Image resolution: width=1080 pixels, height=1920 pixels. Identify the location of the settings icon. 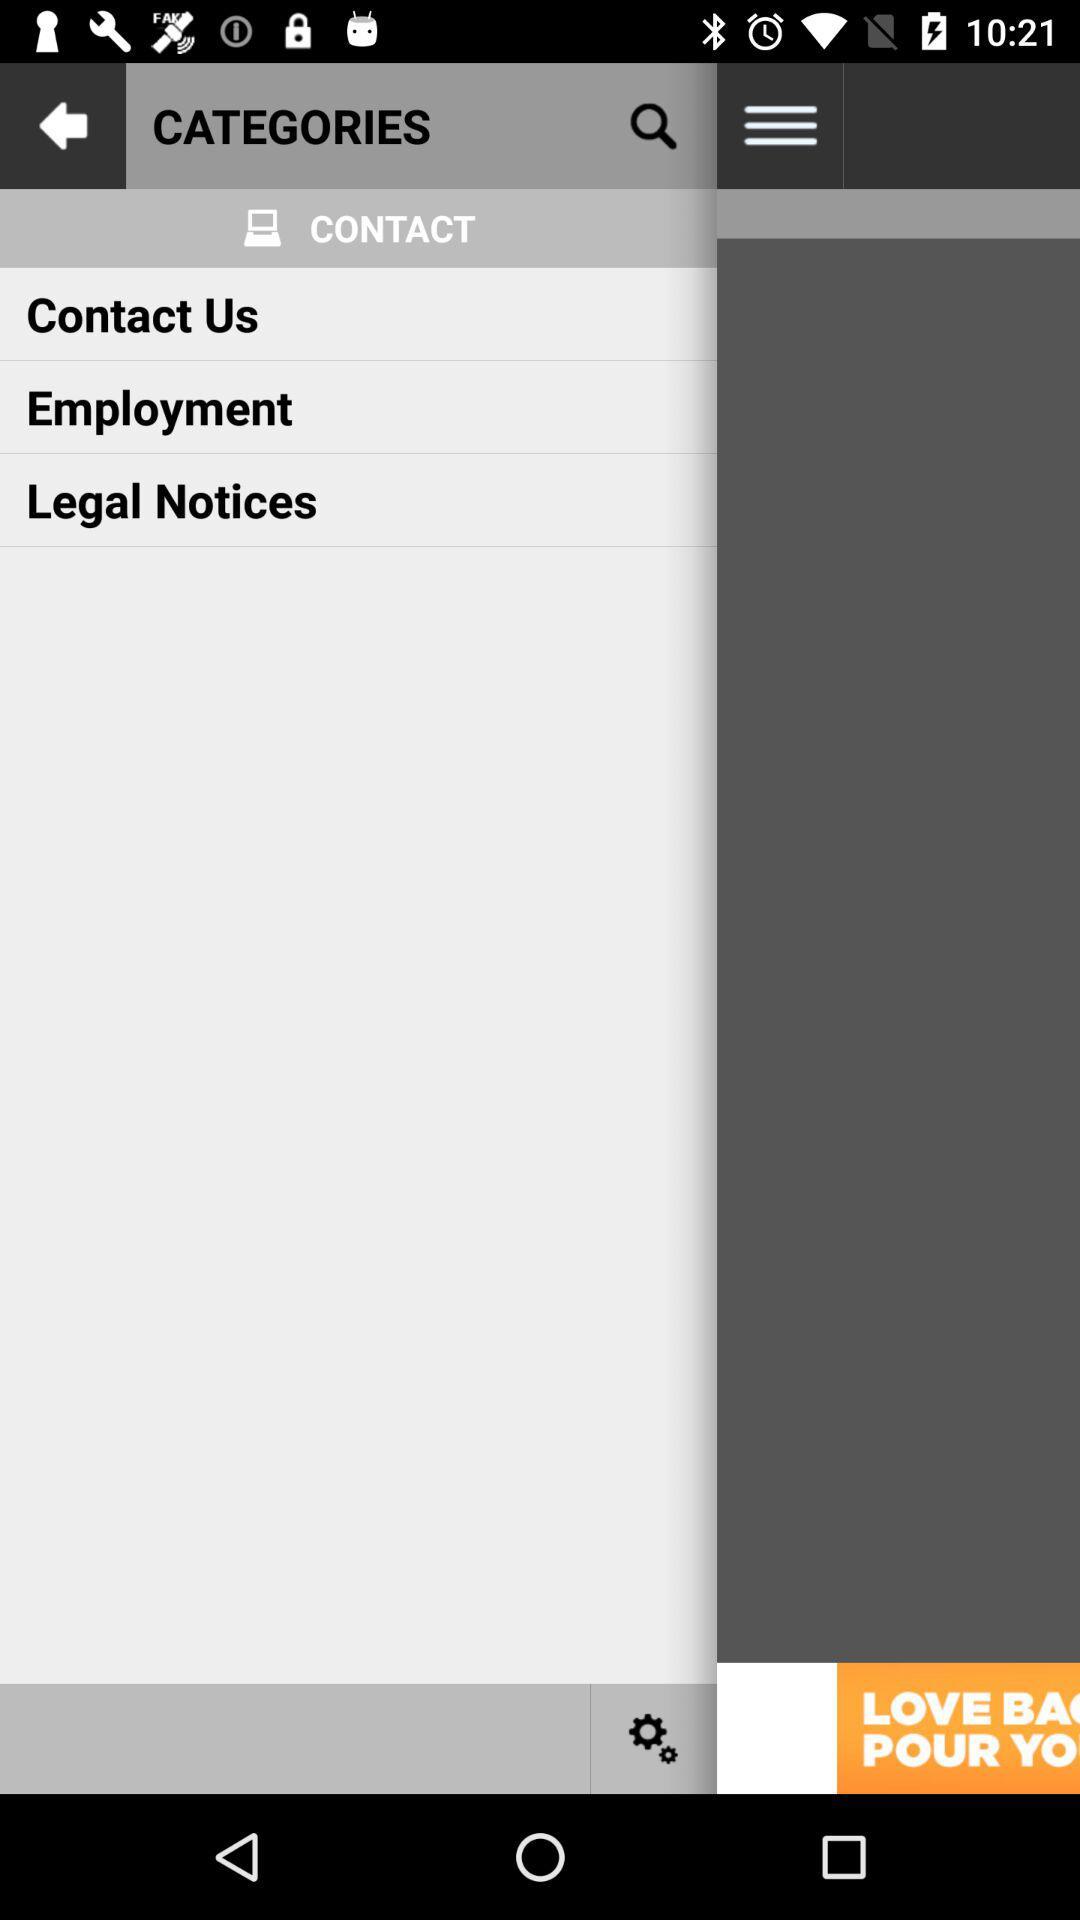
(654, 1737).